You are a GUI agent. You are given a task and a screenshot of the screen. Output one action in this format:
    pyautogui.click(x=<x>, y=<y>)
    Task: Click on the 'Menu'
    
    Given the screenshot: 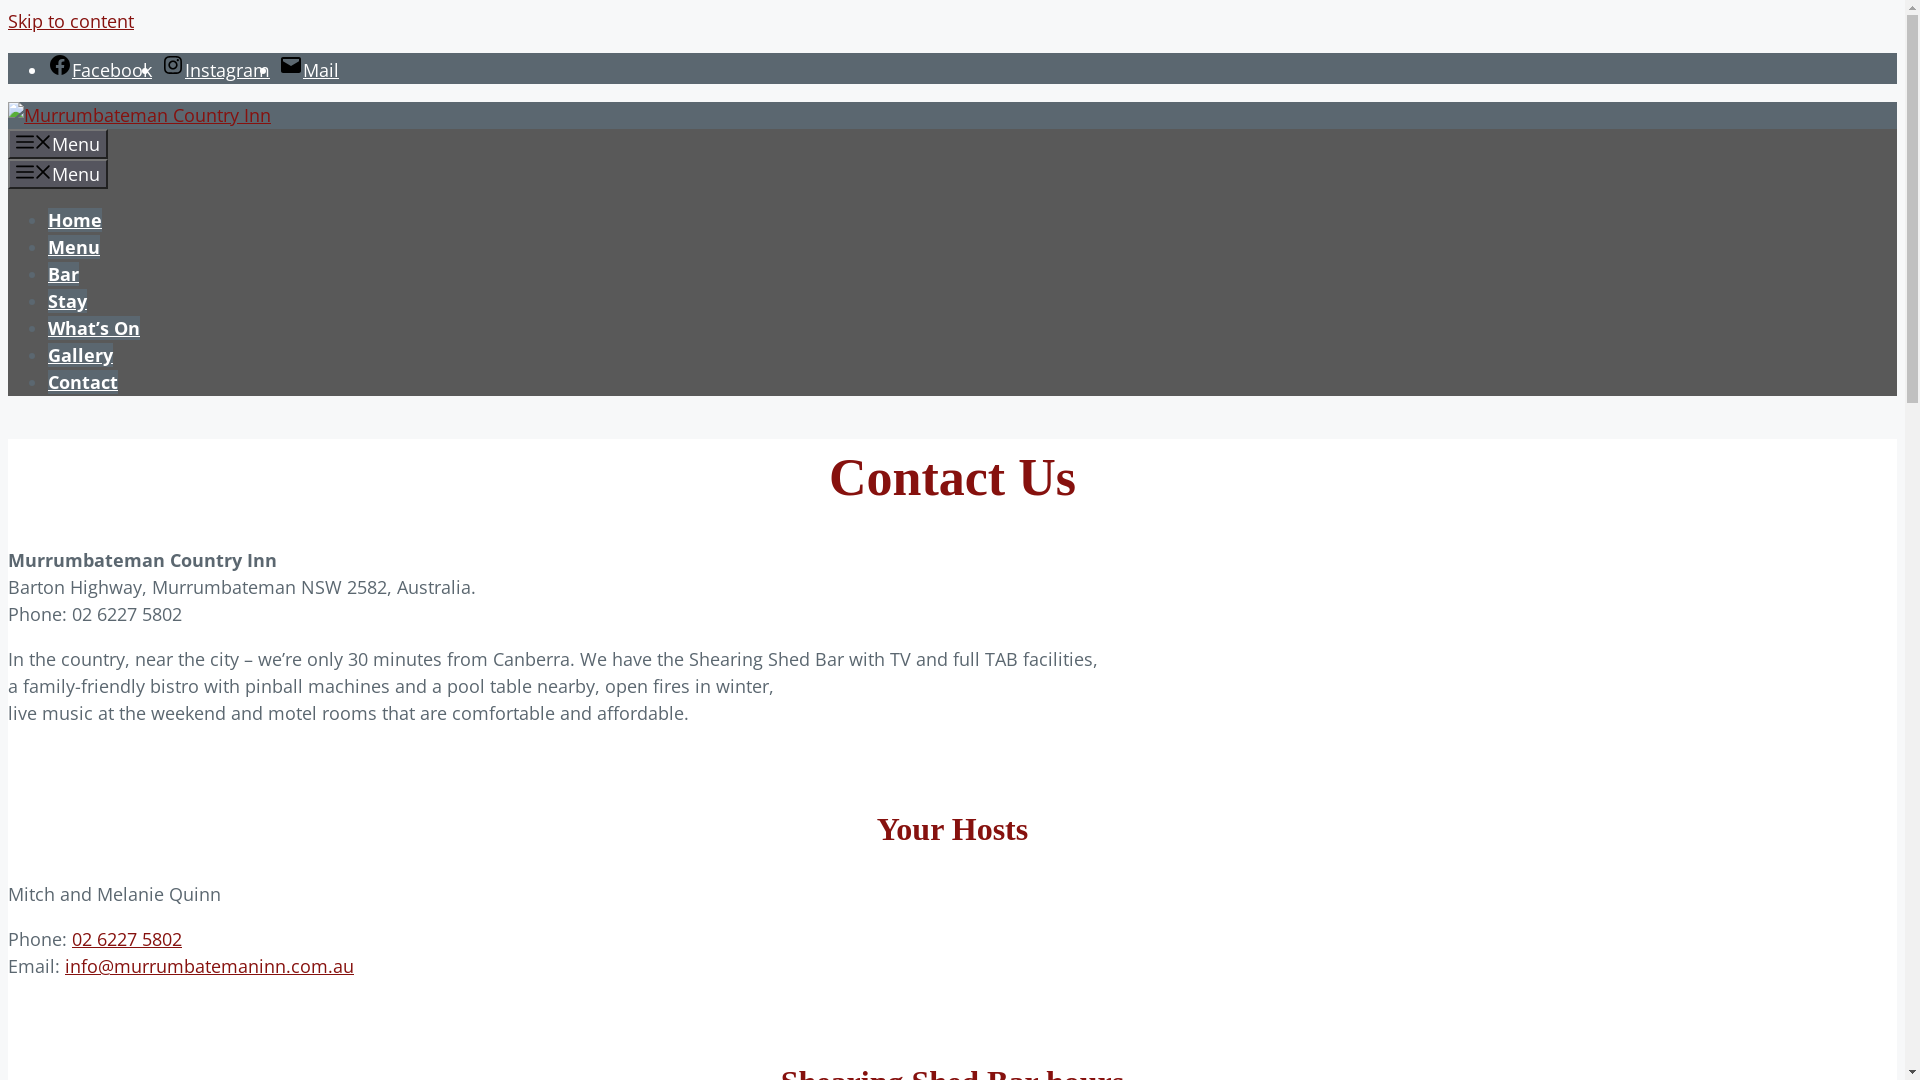 What is the action you would take?
    pyautogui.click(x=57, y=142)
    